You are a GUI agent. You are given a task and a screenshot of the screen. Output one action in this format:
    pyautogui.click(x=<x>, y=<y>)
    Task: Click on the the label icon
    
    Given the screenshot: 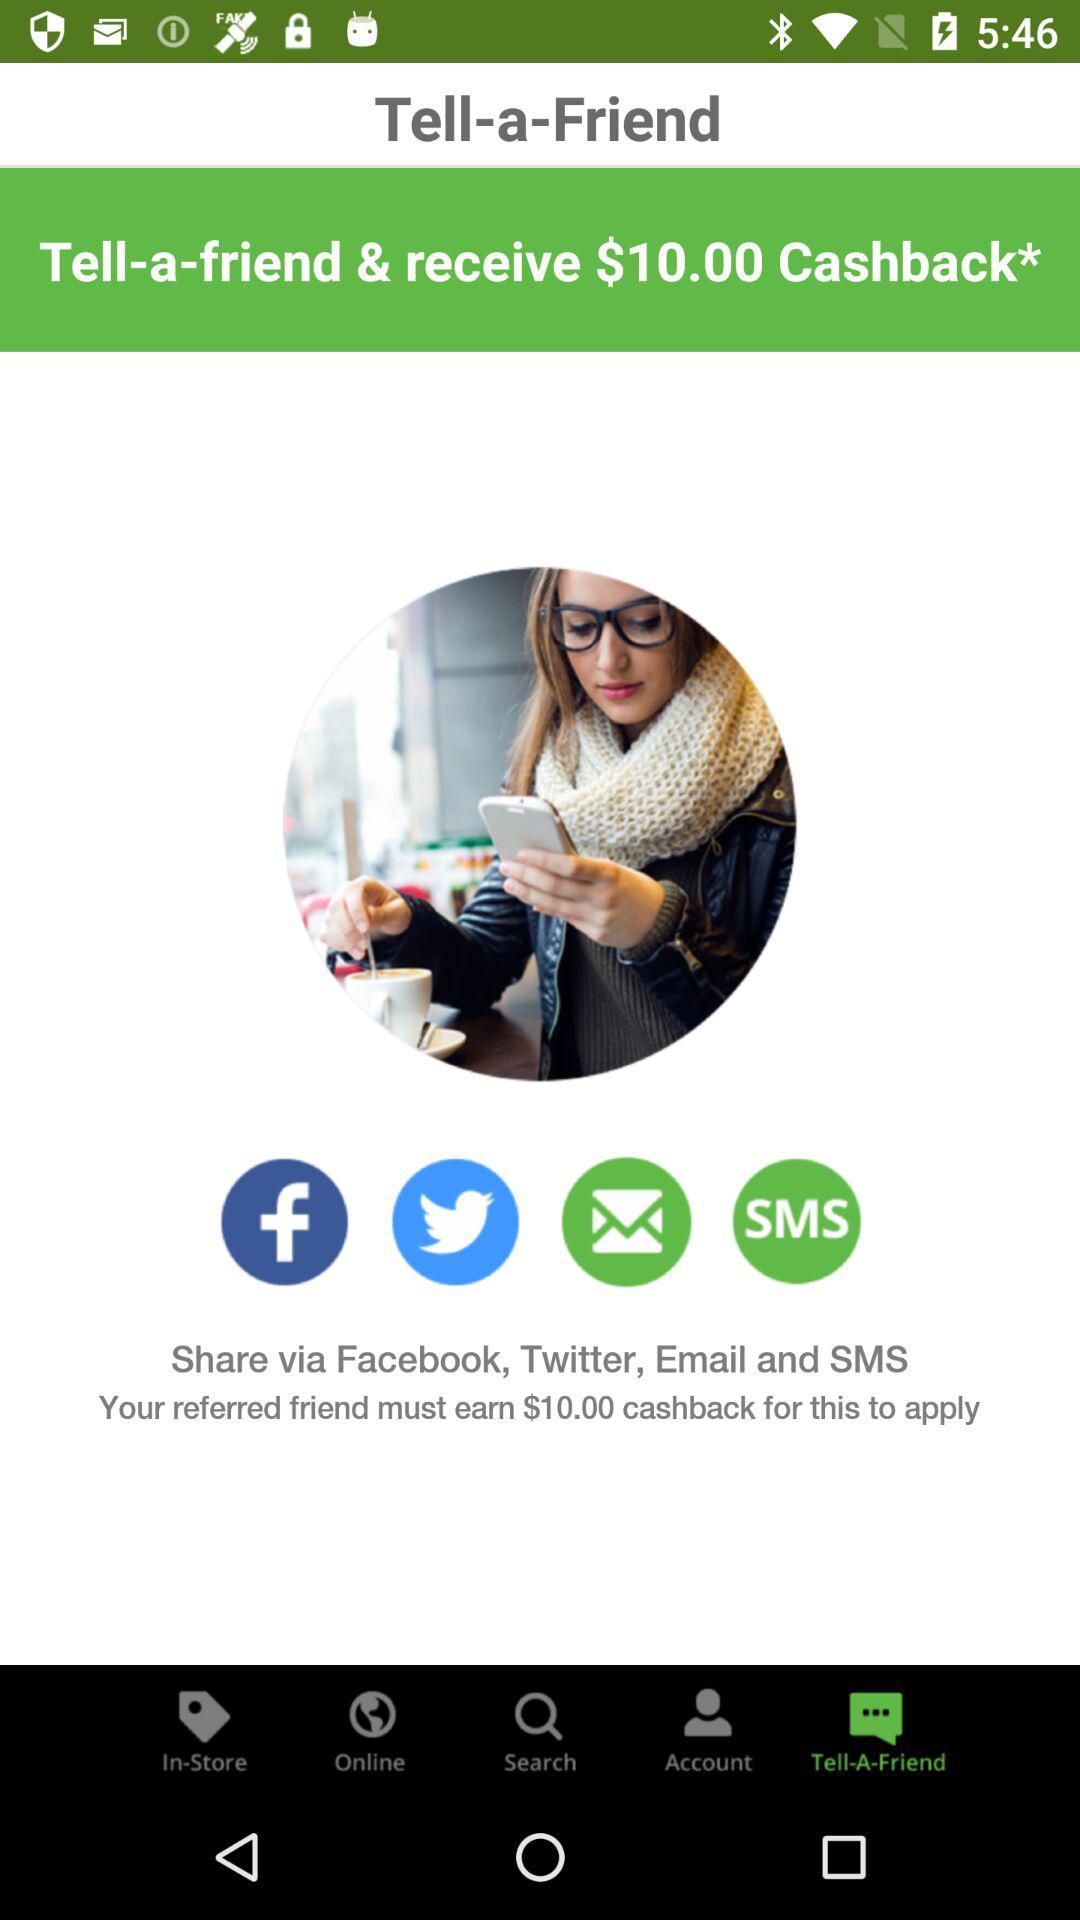 What is the action you would take?
    pyautogui.click(x=204, y=1728)
    